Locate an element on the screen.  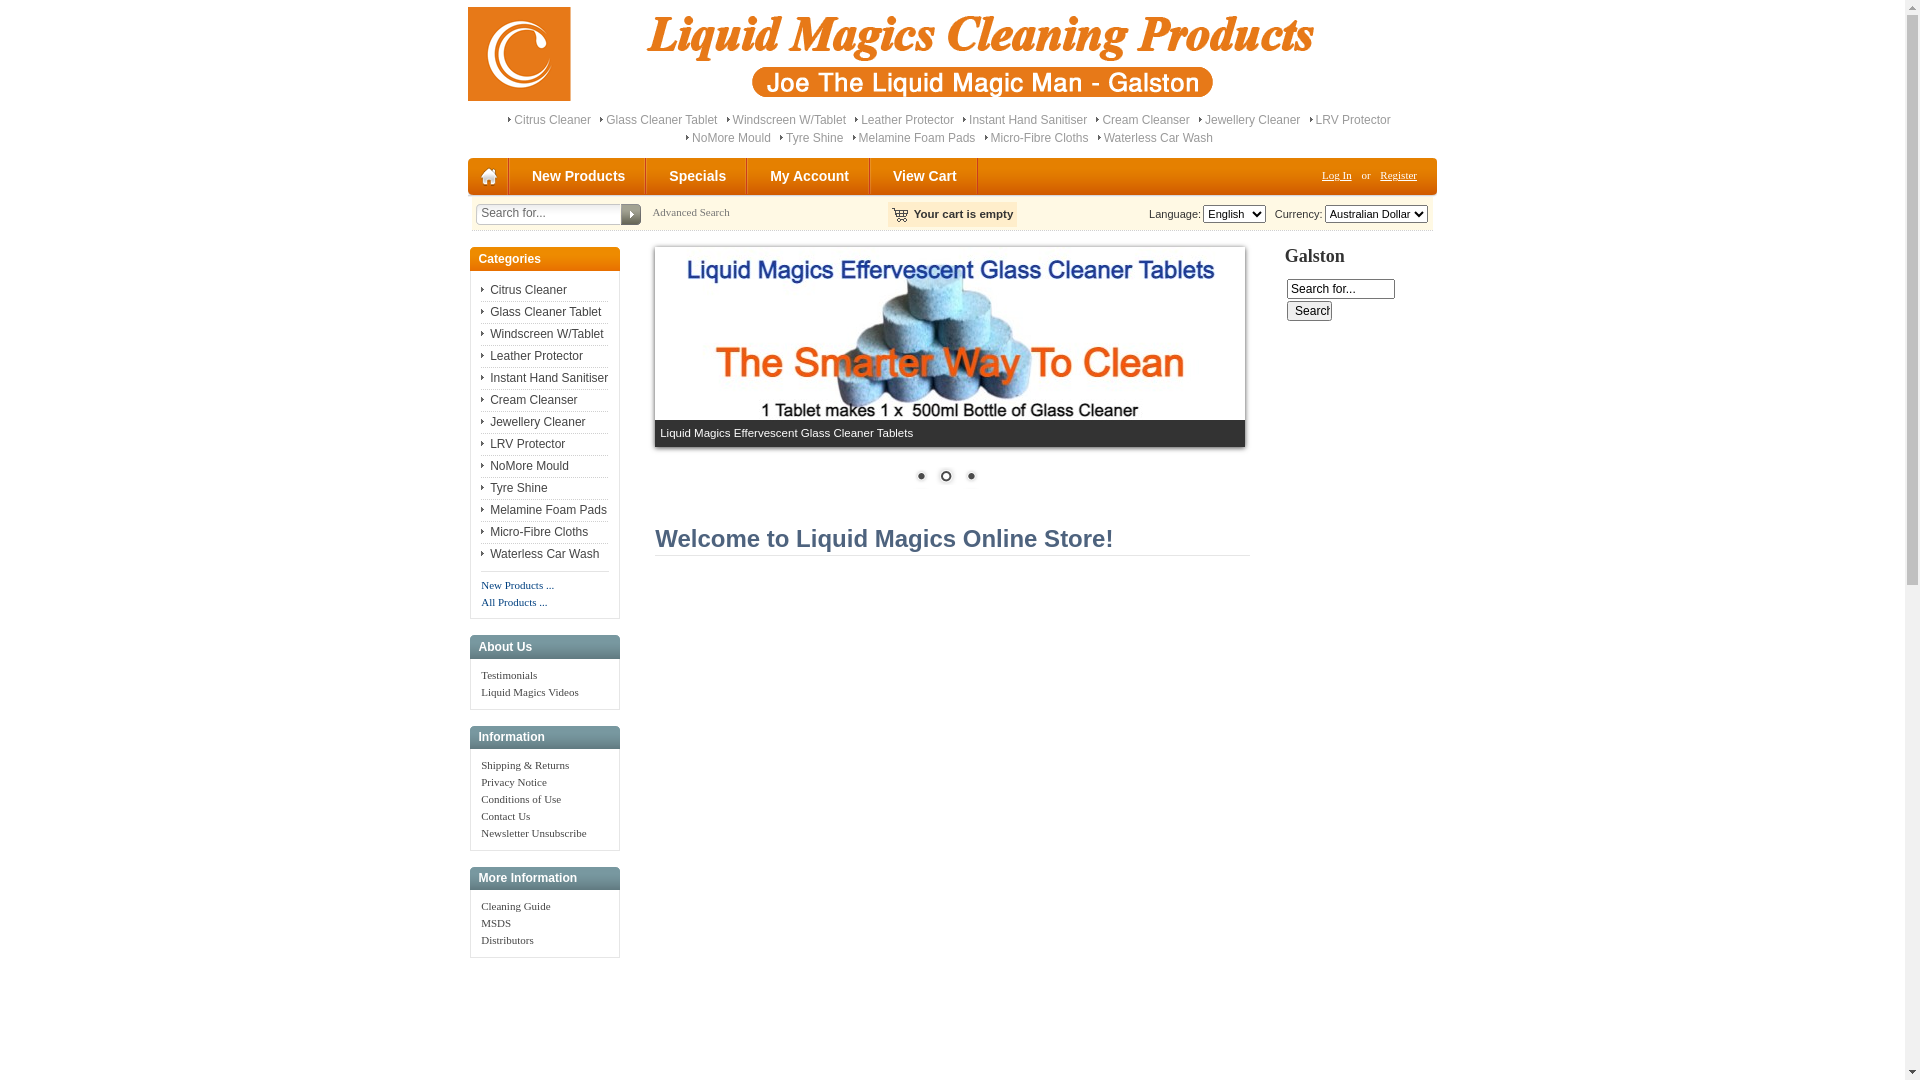
'Melamine Foam Pads' is located at coordinates (543, 508).